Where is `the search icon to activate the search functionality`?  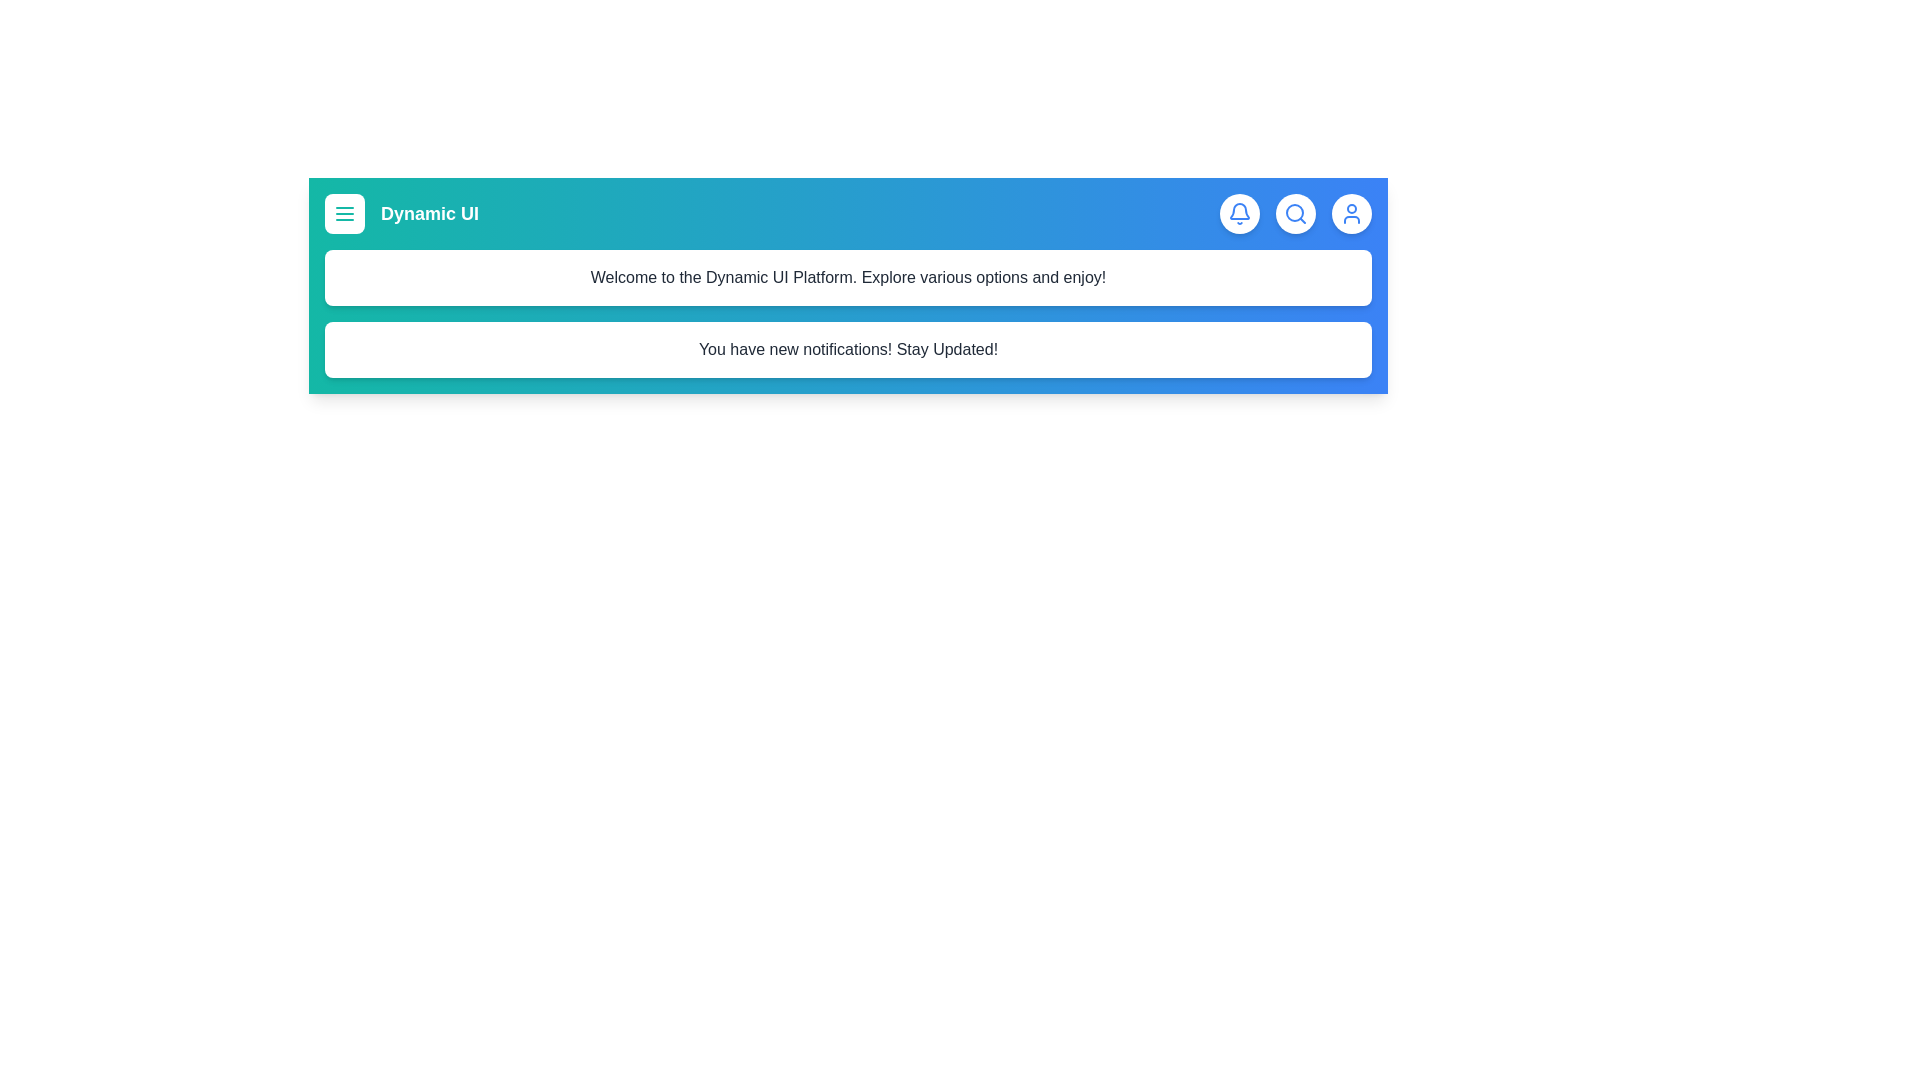
the search icon to activate the search functionality is located at coordinates (1296, 213).